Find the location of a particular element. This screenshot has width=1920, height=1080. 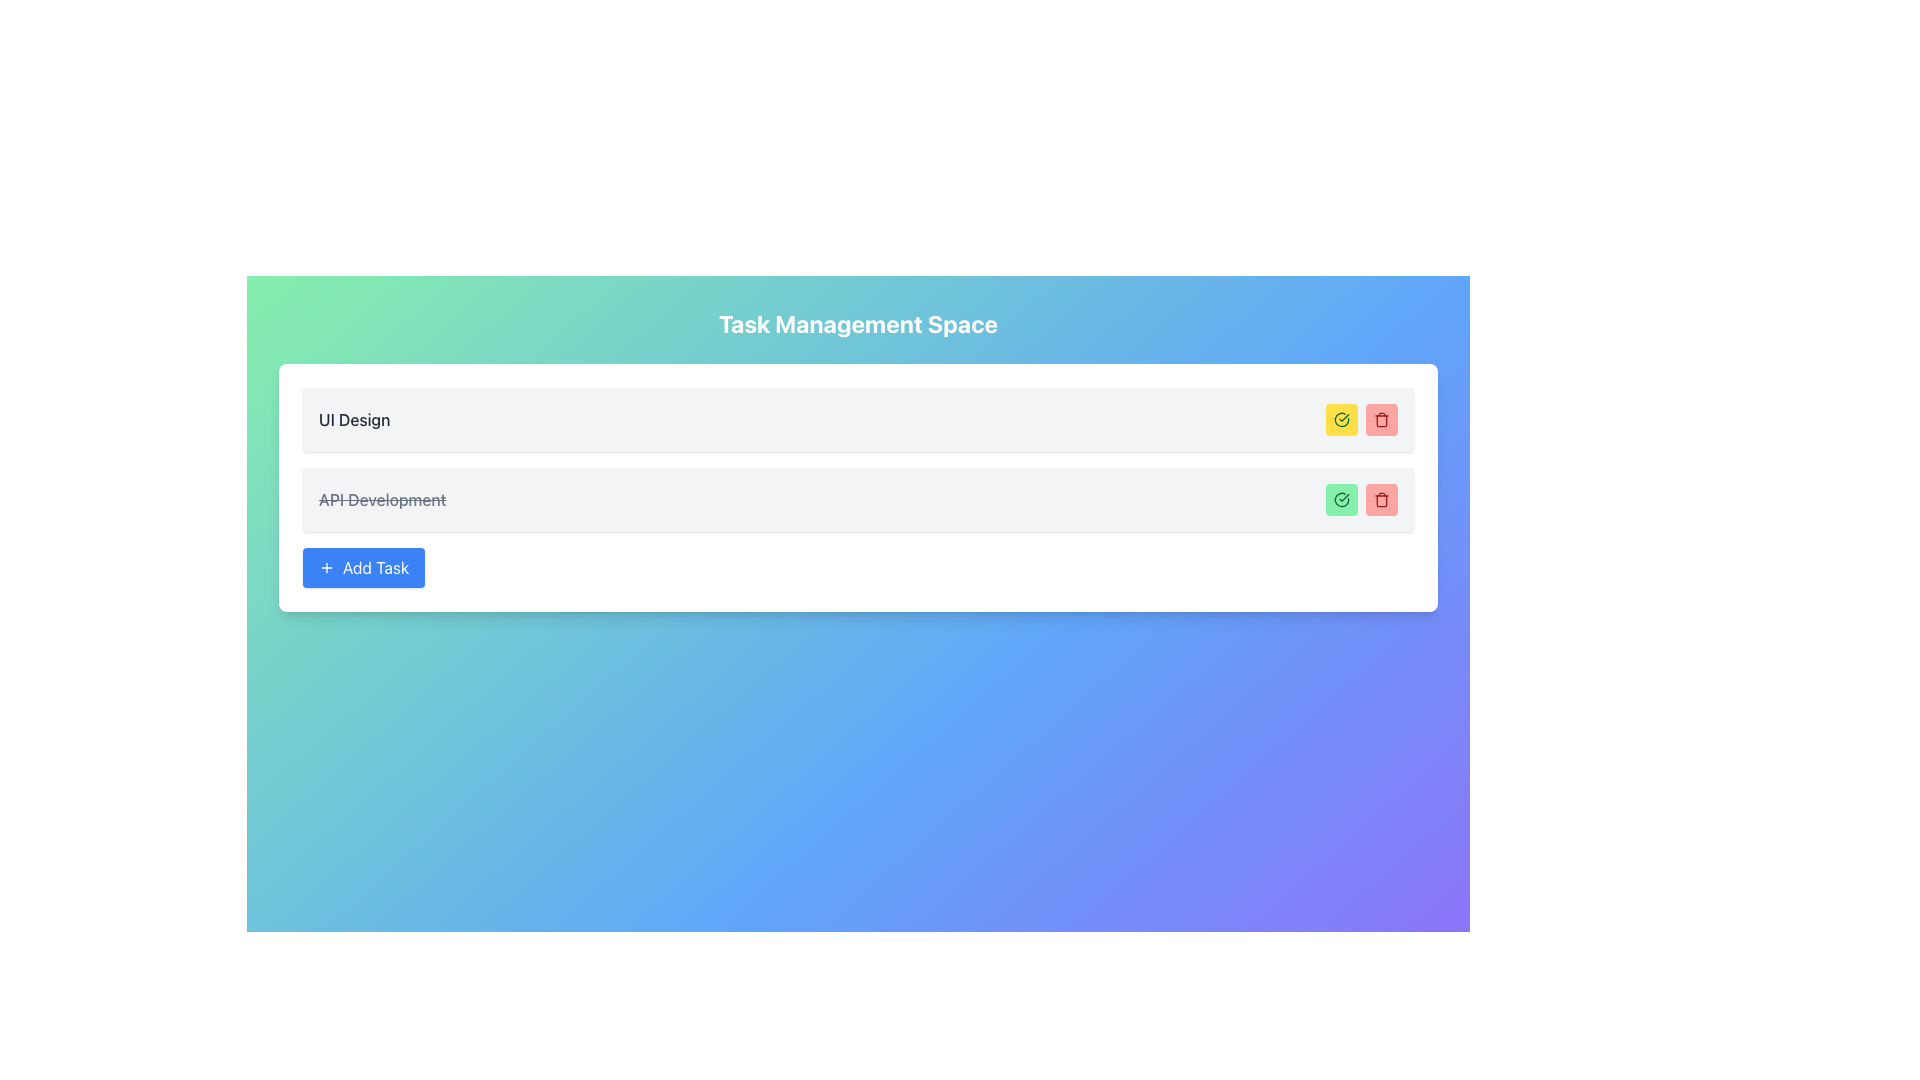

the header text labeled 'Task Management Space' which is displayed in bold, white font at the top of the interface with a gradient background is located at coordinates (858, 323).